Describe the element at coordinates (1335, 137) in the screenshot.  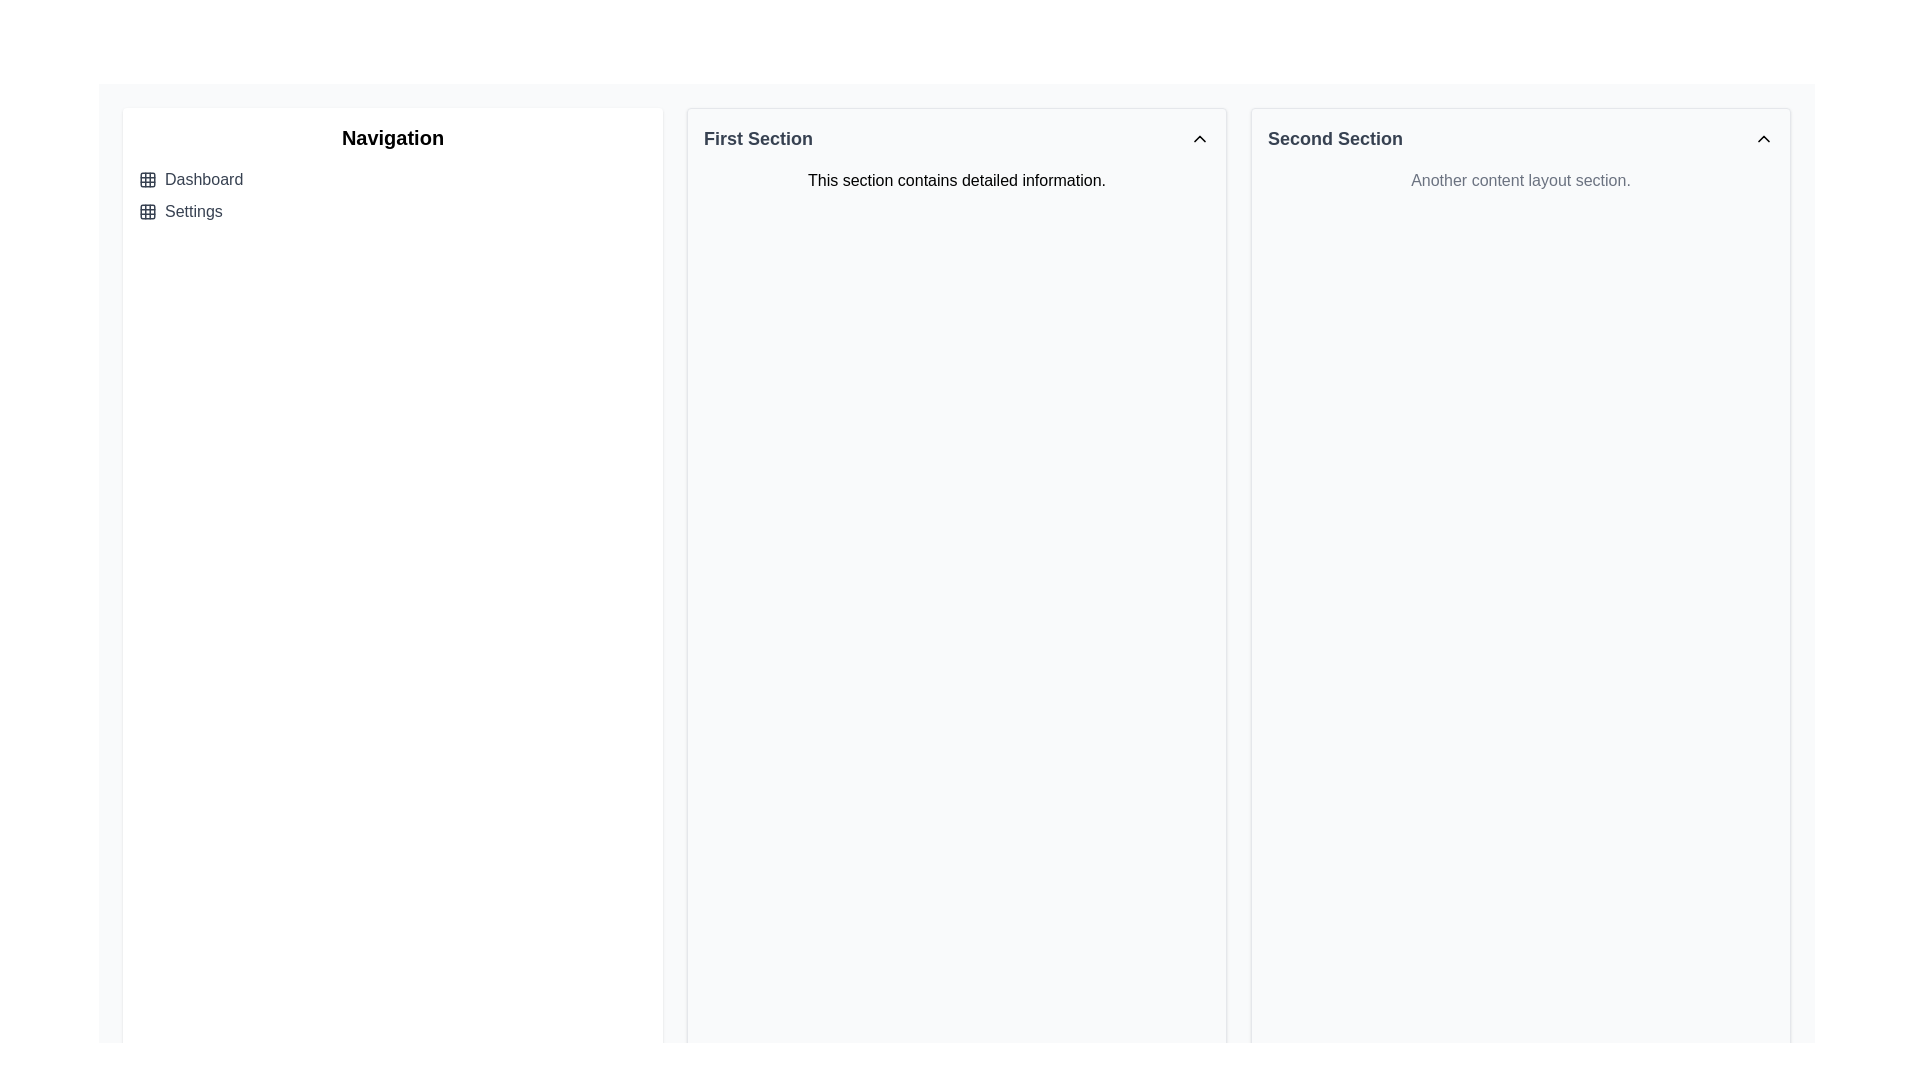
I see `the header text for the 'Second Section' located in the top-left corner of the right-hand panel in a three-column layout` at that location.